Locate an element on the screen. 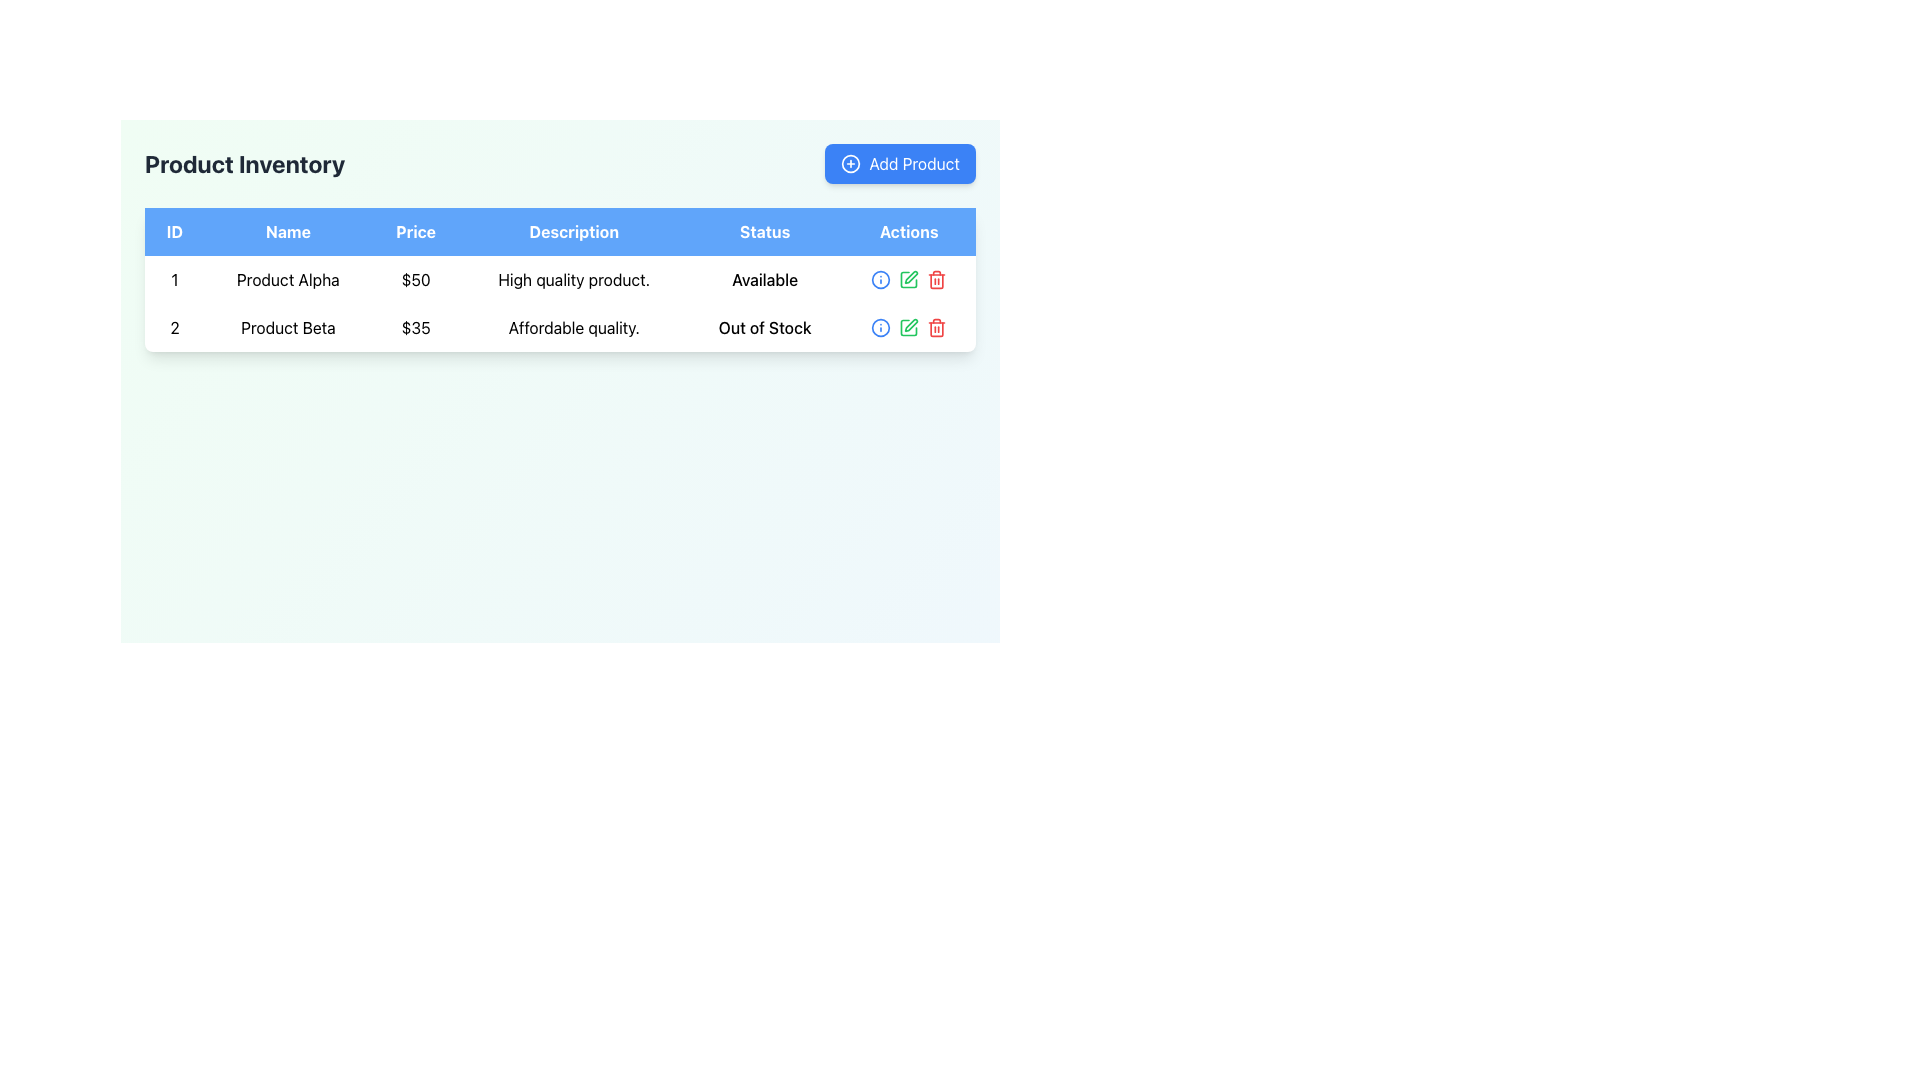  the circular blue information icon located in the 'Actions' column of the second row of the 'Product Inventory' table is located at coordinates (880, 280).